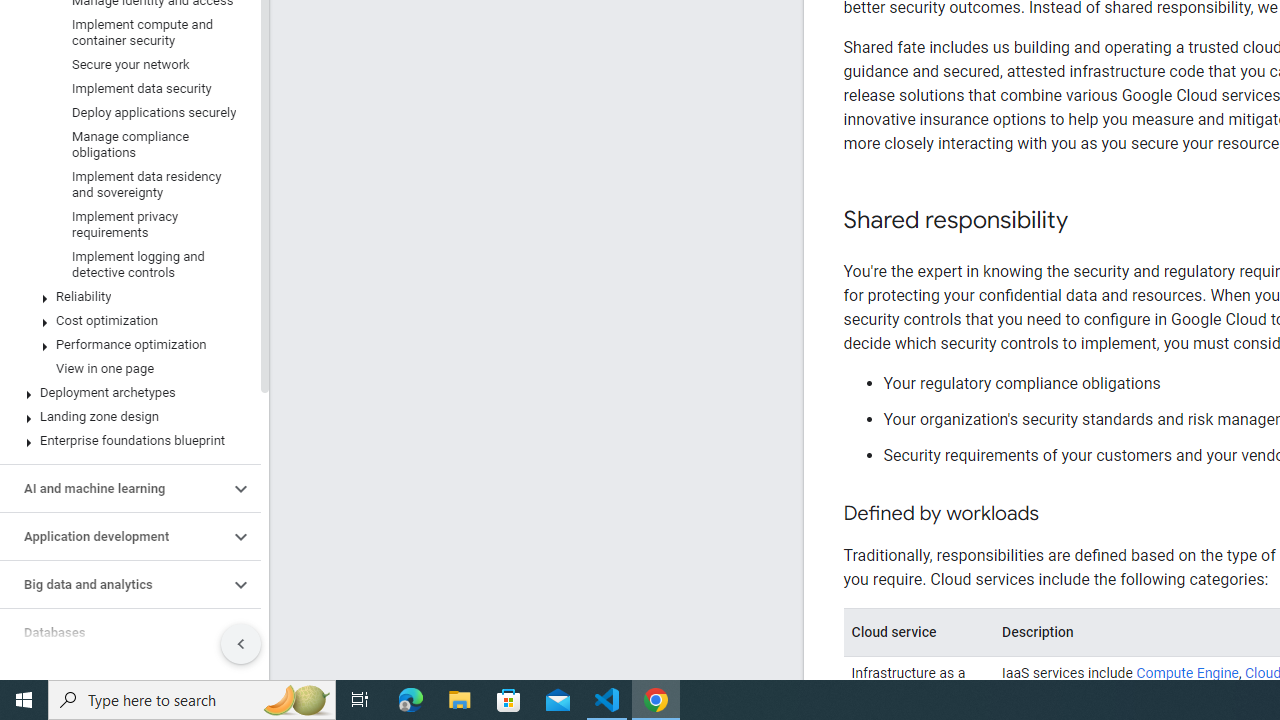 The width and height of the screenshot is (1280, 720). What do you see at coordinates (125, 263) in the screenshot?
I see `'Implement logging and detective controls'` at bounding box center [125, 263].